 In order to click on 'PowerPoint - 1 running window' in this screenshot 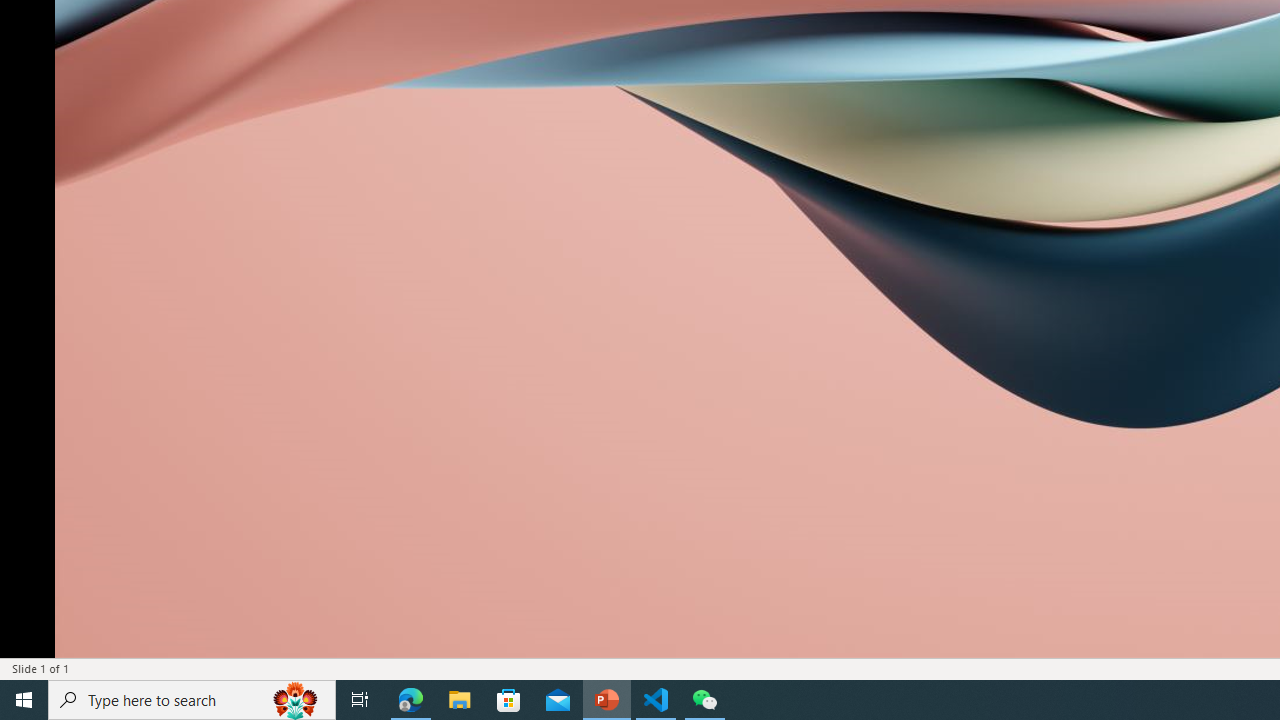, I will do `click(606, 698)`.